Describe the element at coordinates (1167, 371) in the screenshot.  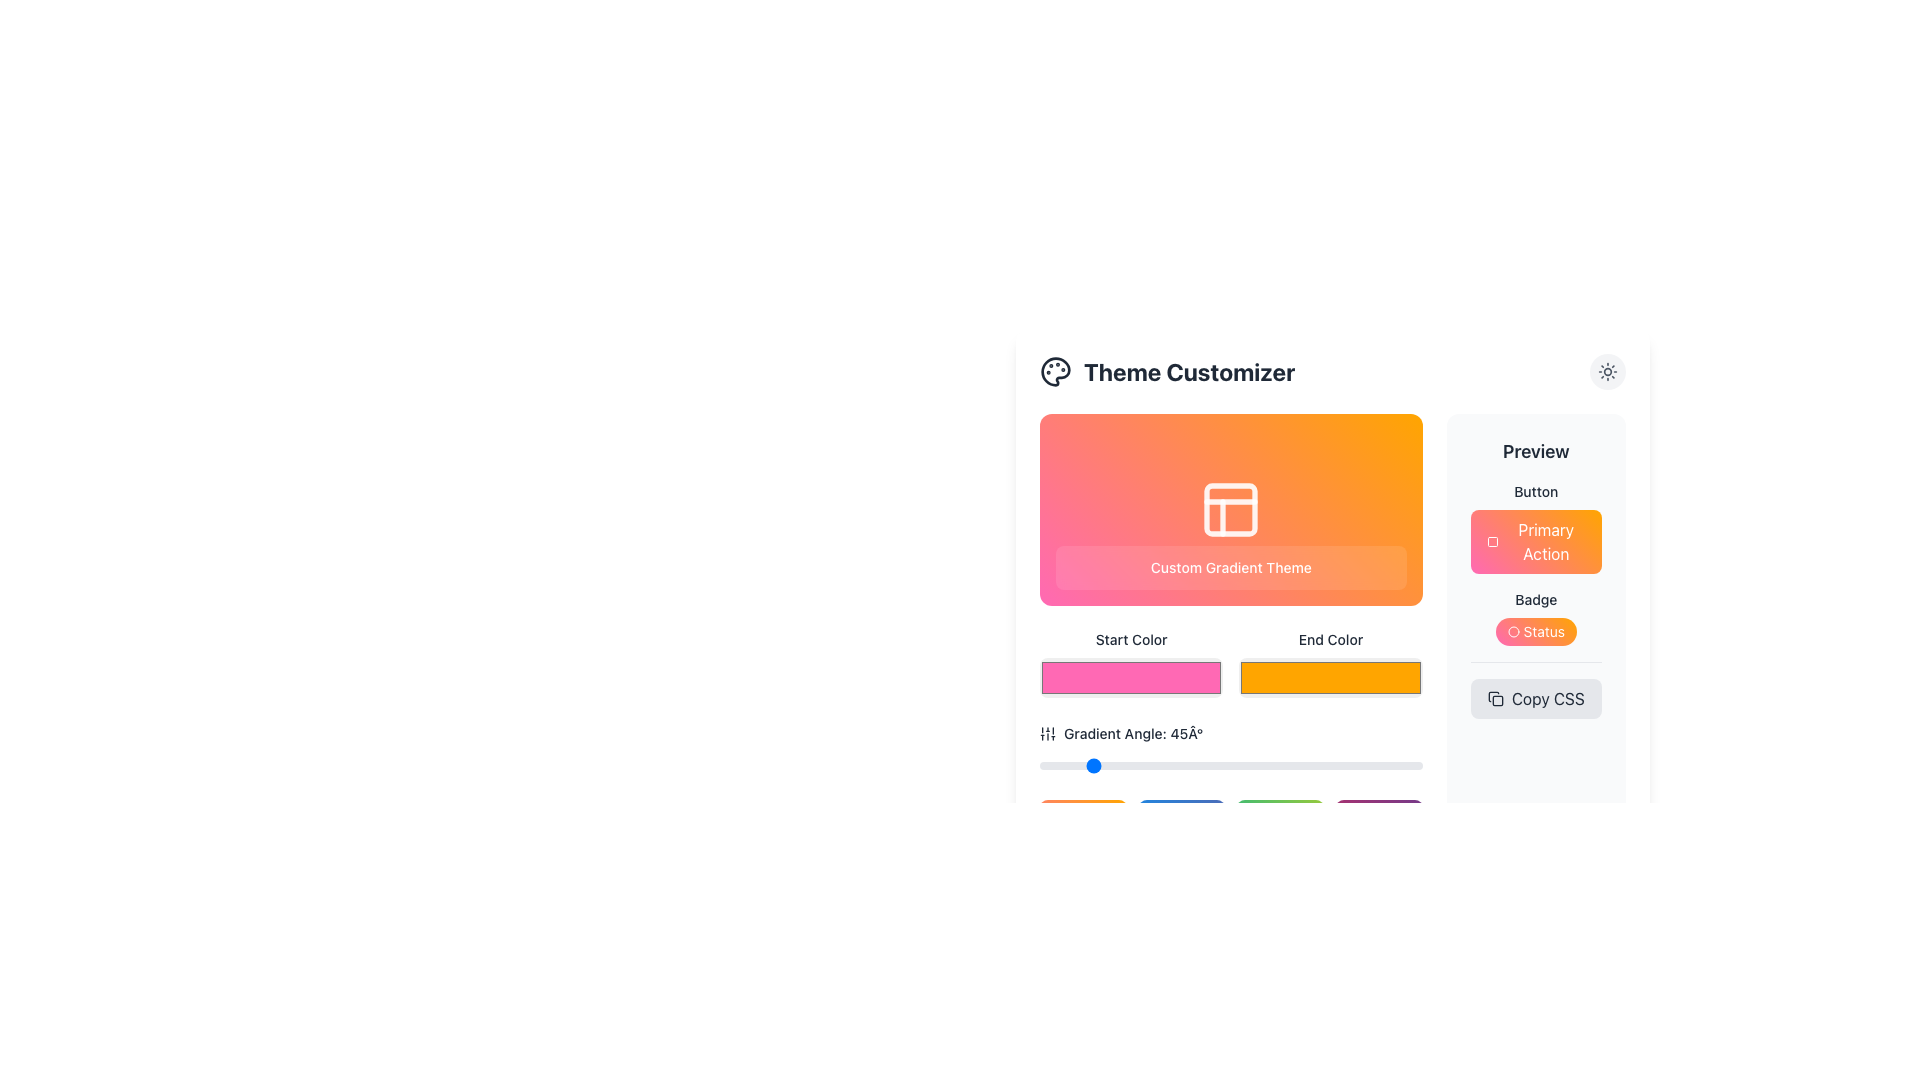
I see `the header Label of the customization interface, which indicates the purpose of the section and is the first element among its siblings` at that location.